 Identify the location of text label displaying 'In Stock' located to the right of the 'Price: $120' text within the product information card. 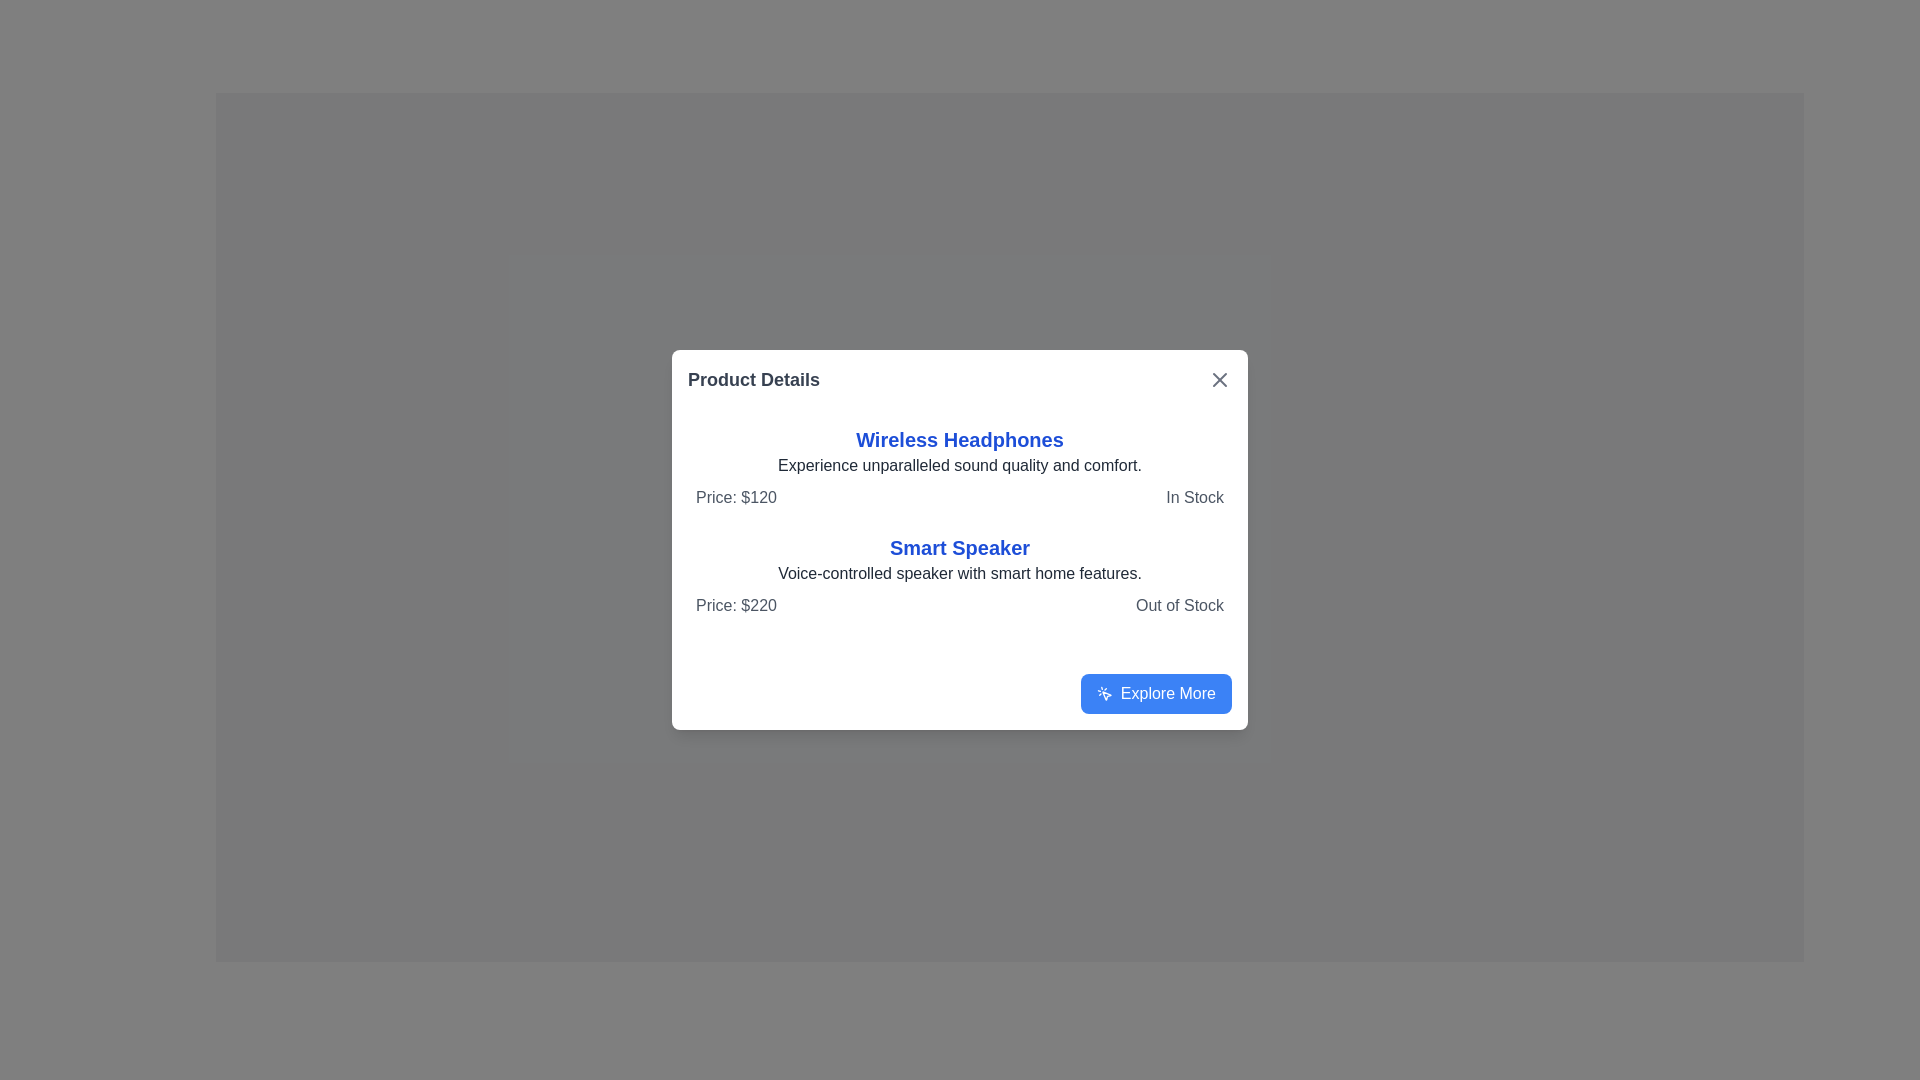
(1195, 496).